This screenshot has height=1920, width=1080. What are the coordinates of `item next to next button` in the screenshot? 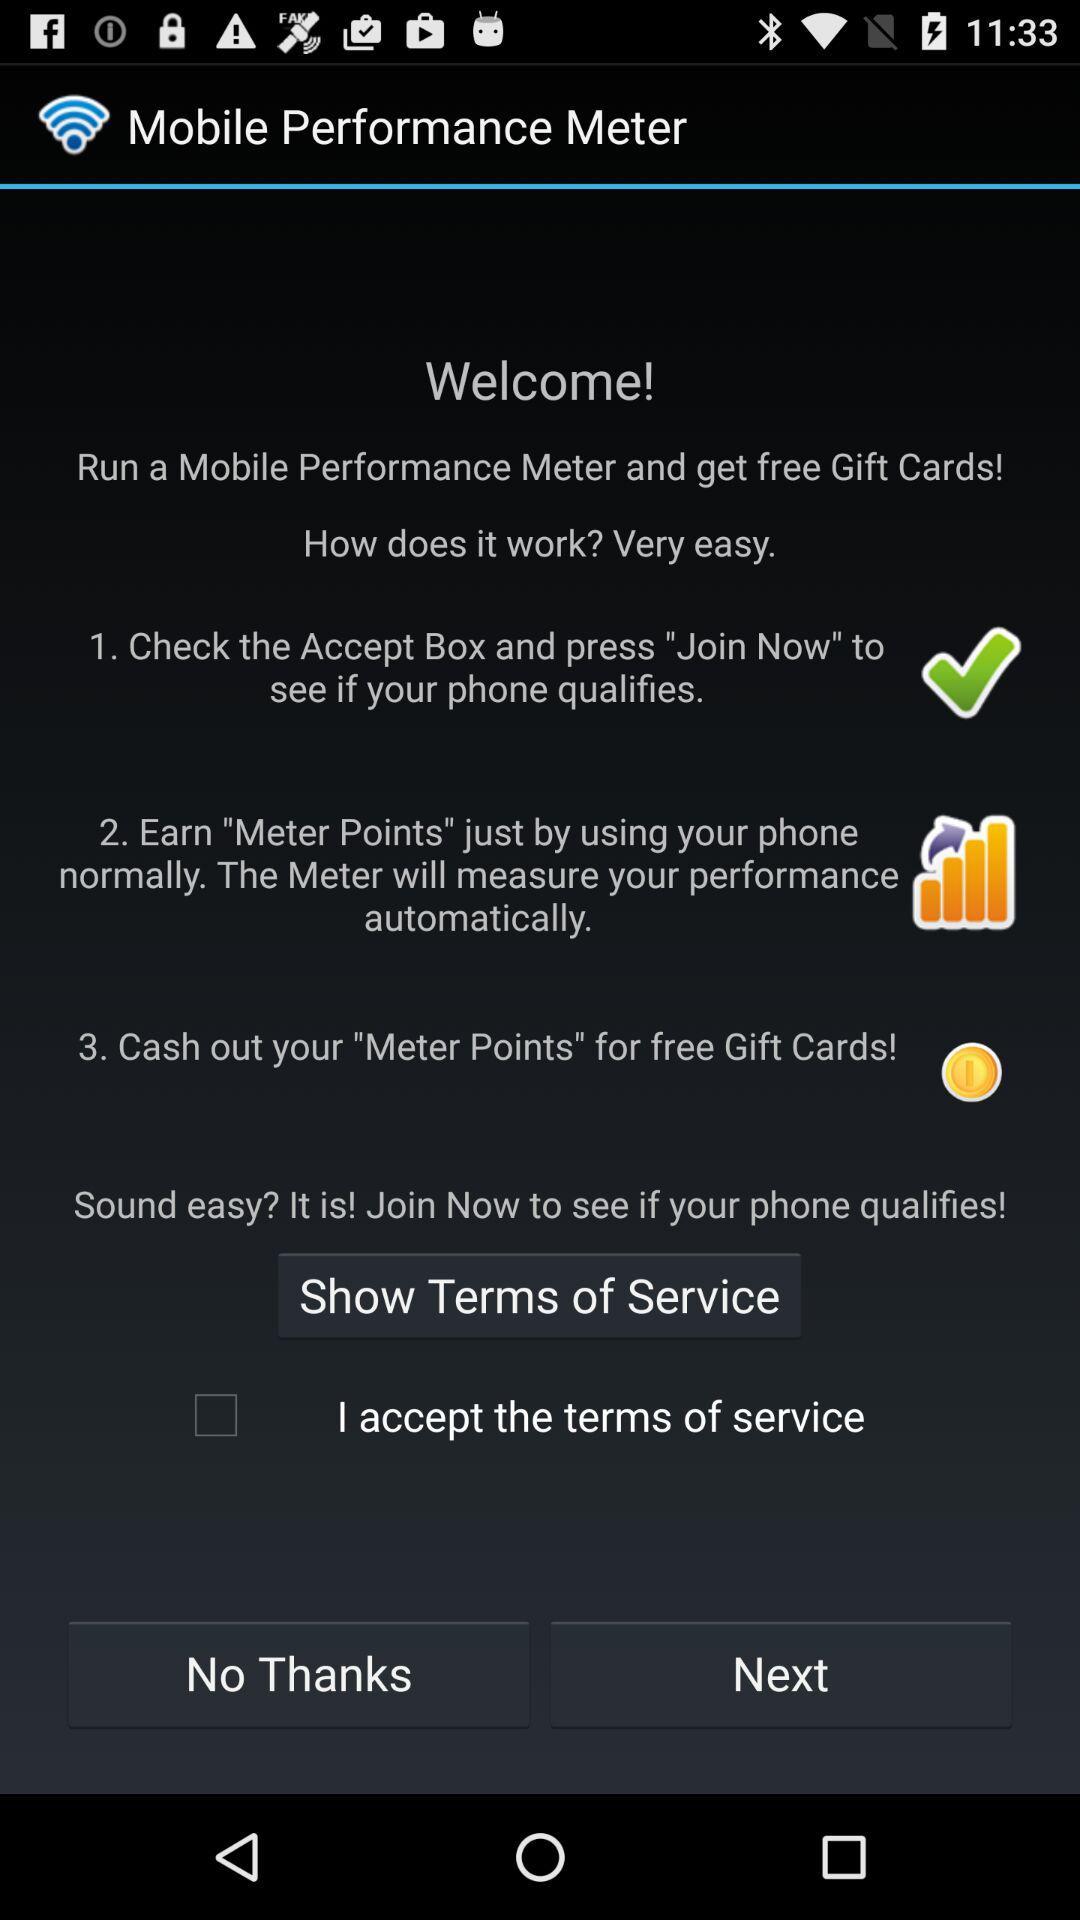 It's located at (298, 1673).